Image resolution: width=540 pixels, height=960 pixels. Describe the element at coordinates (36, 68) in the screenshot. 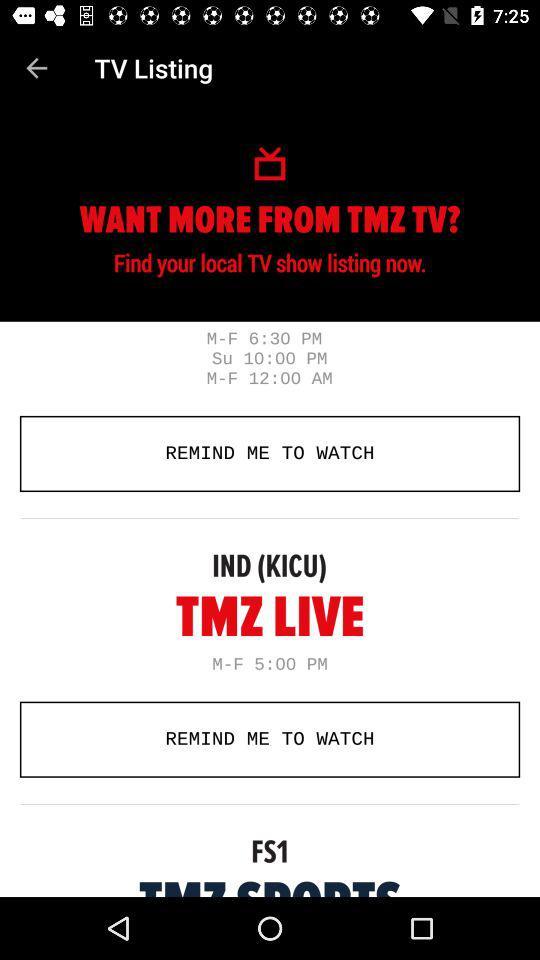

I see `item above the remind me to item` at that location.